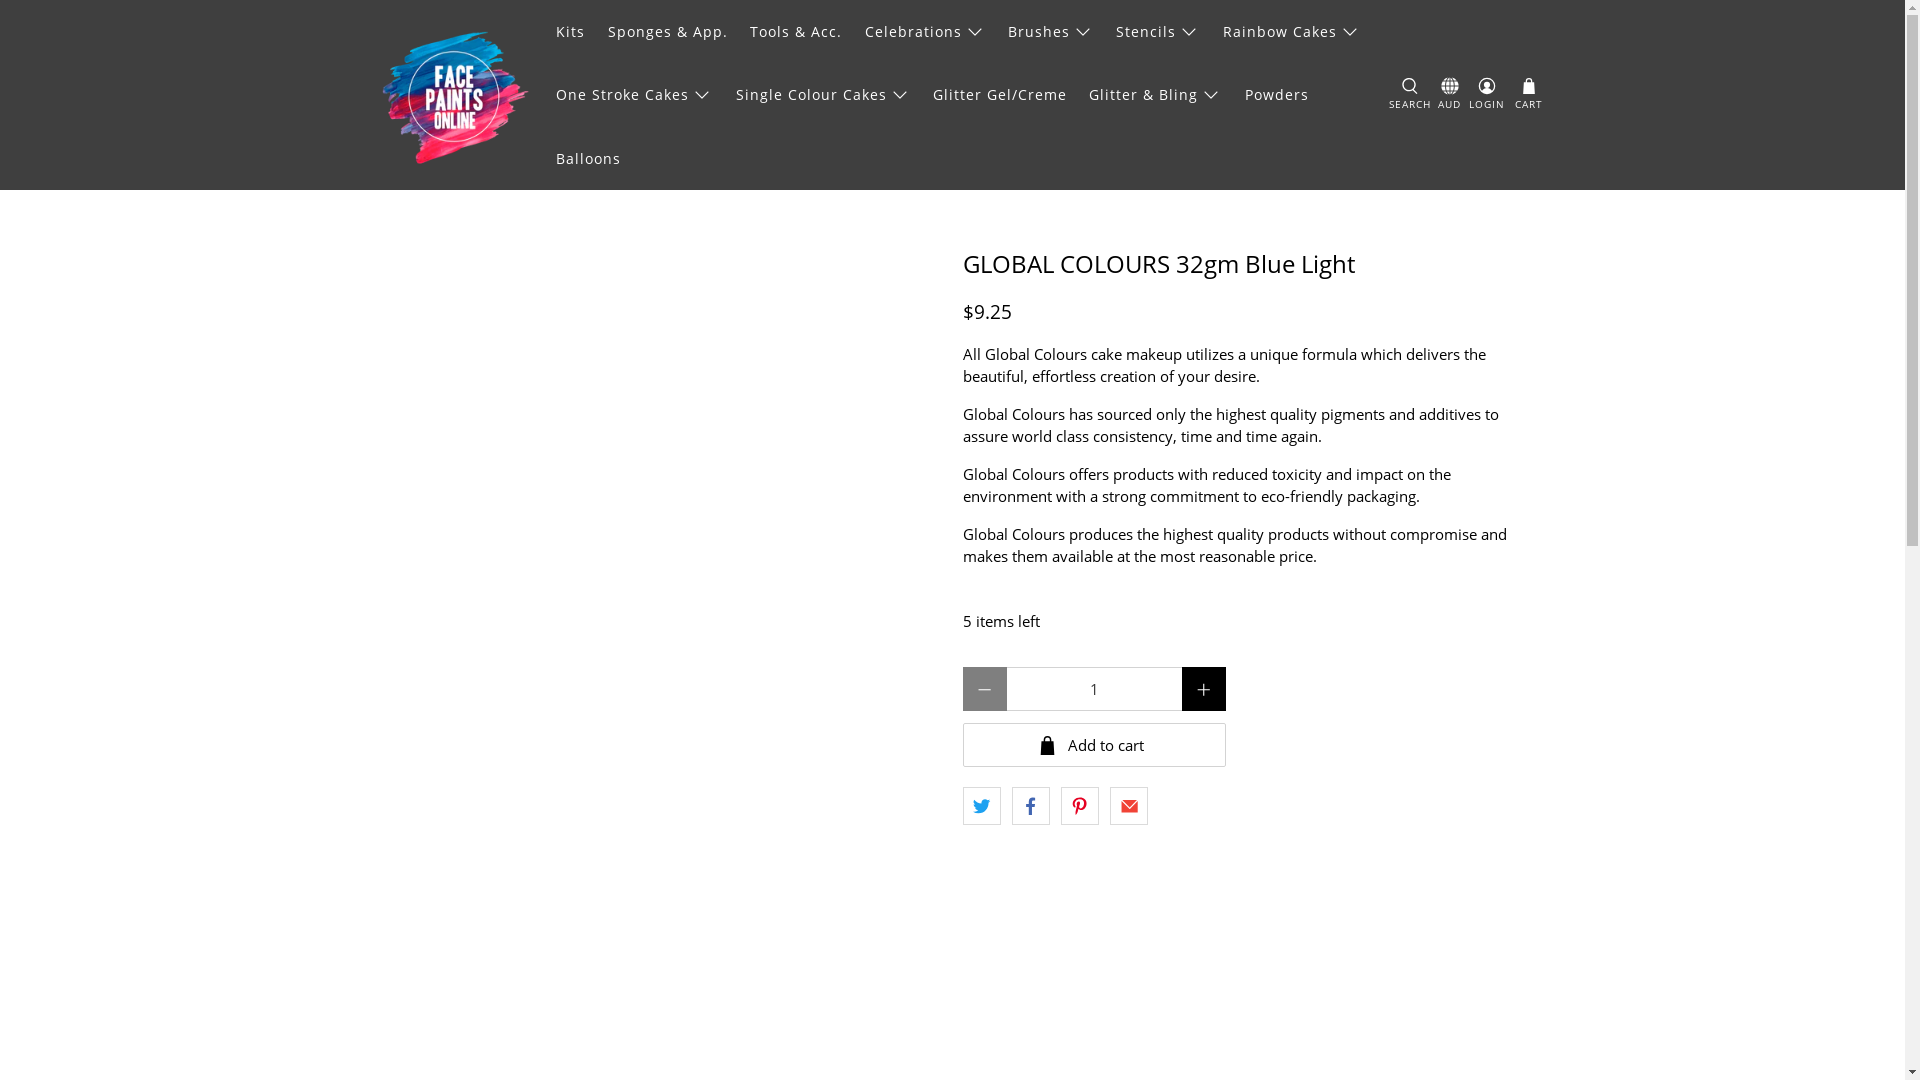  Describe the element at coordinates (667, 31) in the screenshot. I see `'Sponges & App.'` at that location.